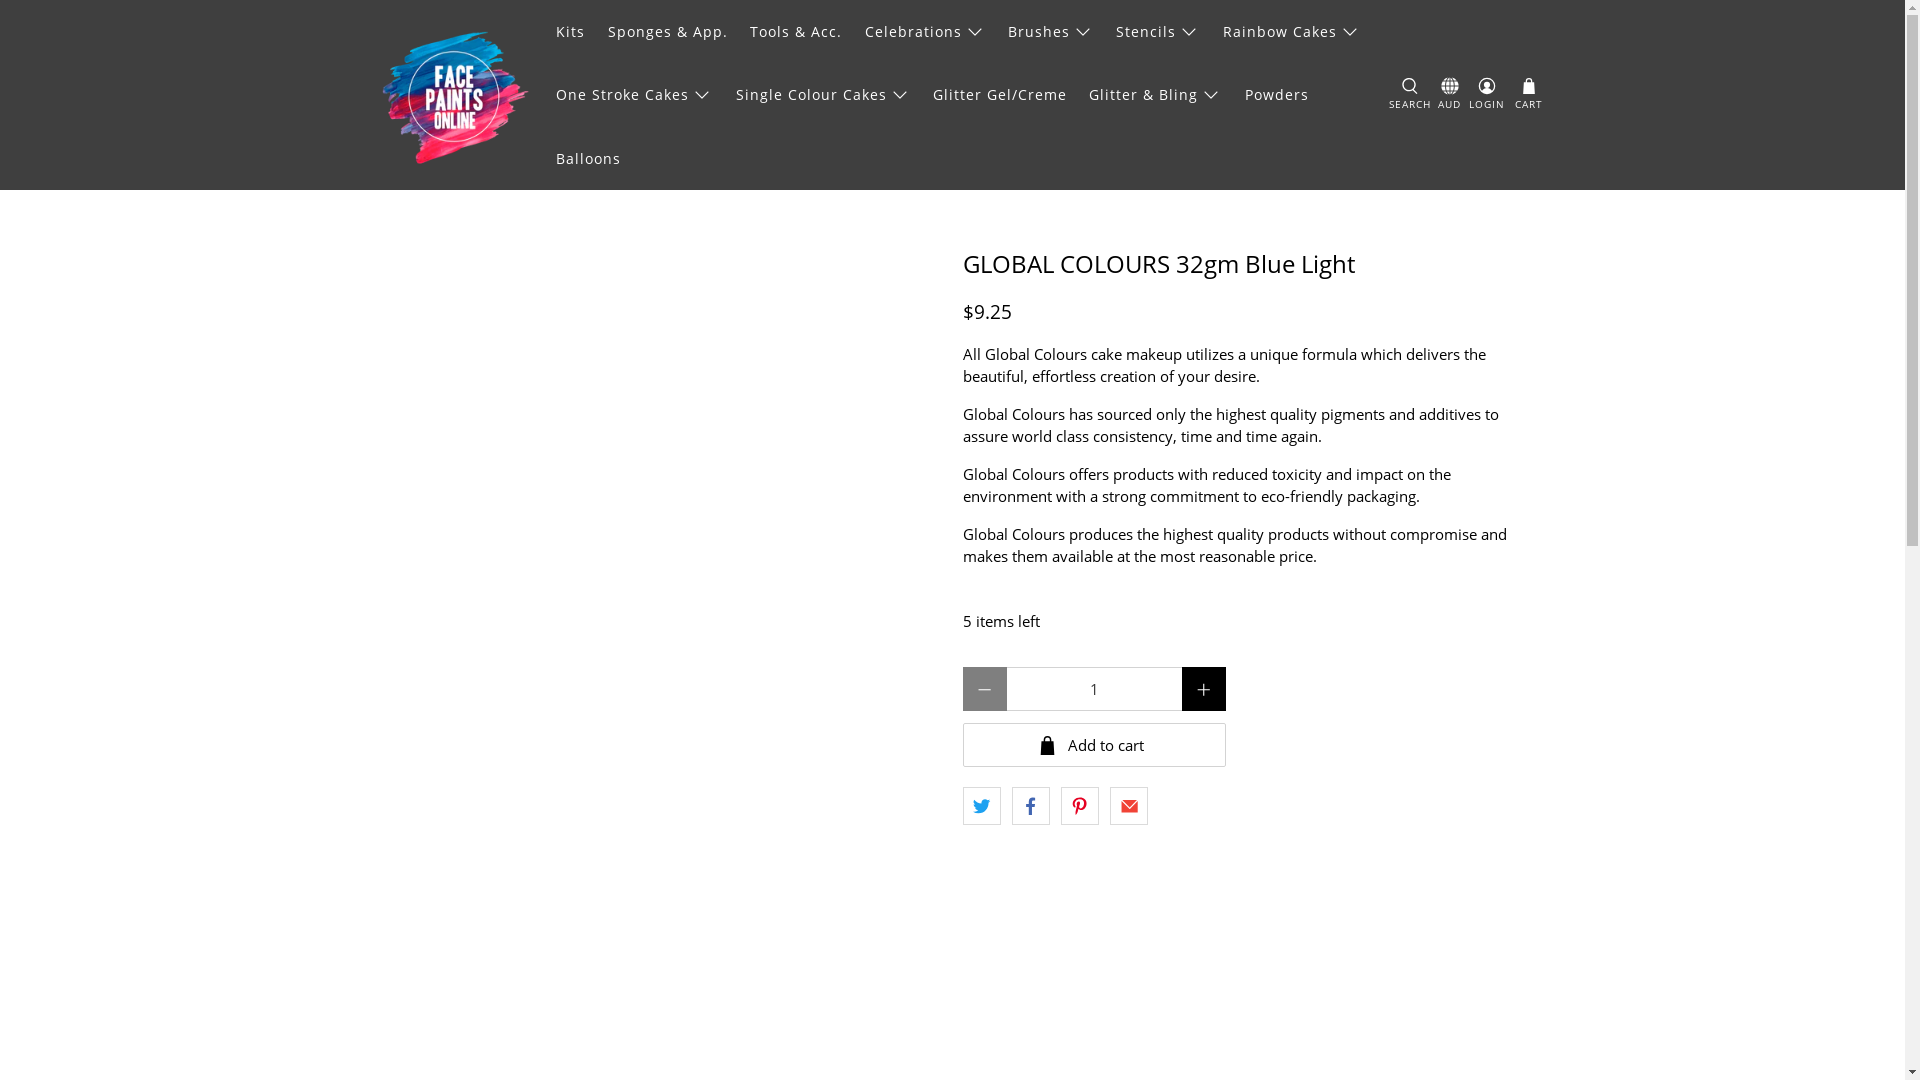  Describe the element at coordinates (667, 31) in the screenshot. I see `'Sponges & App.'` at that location.